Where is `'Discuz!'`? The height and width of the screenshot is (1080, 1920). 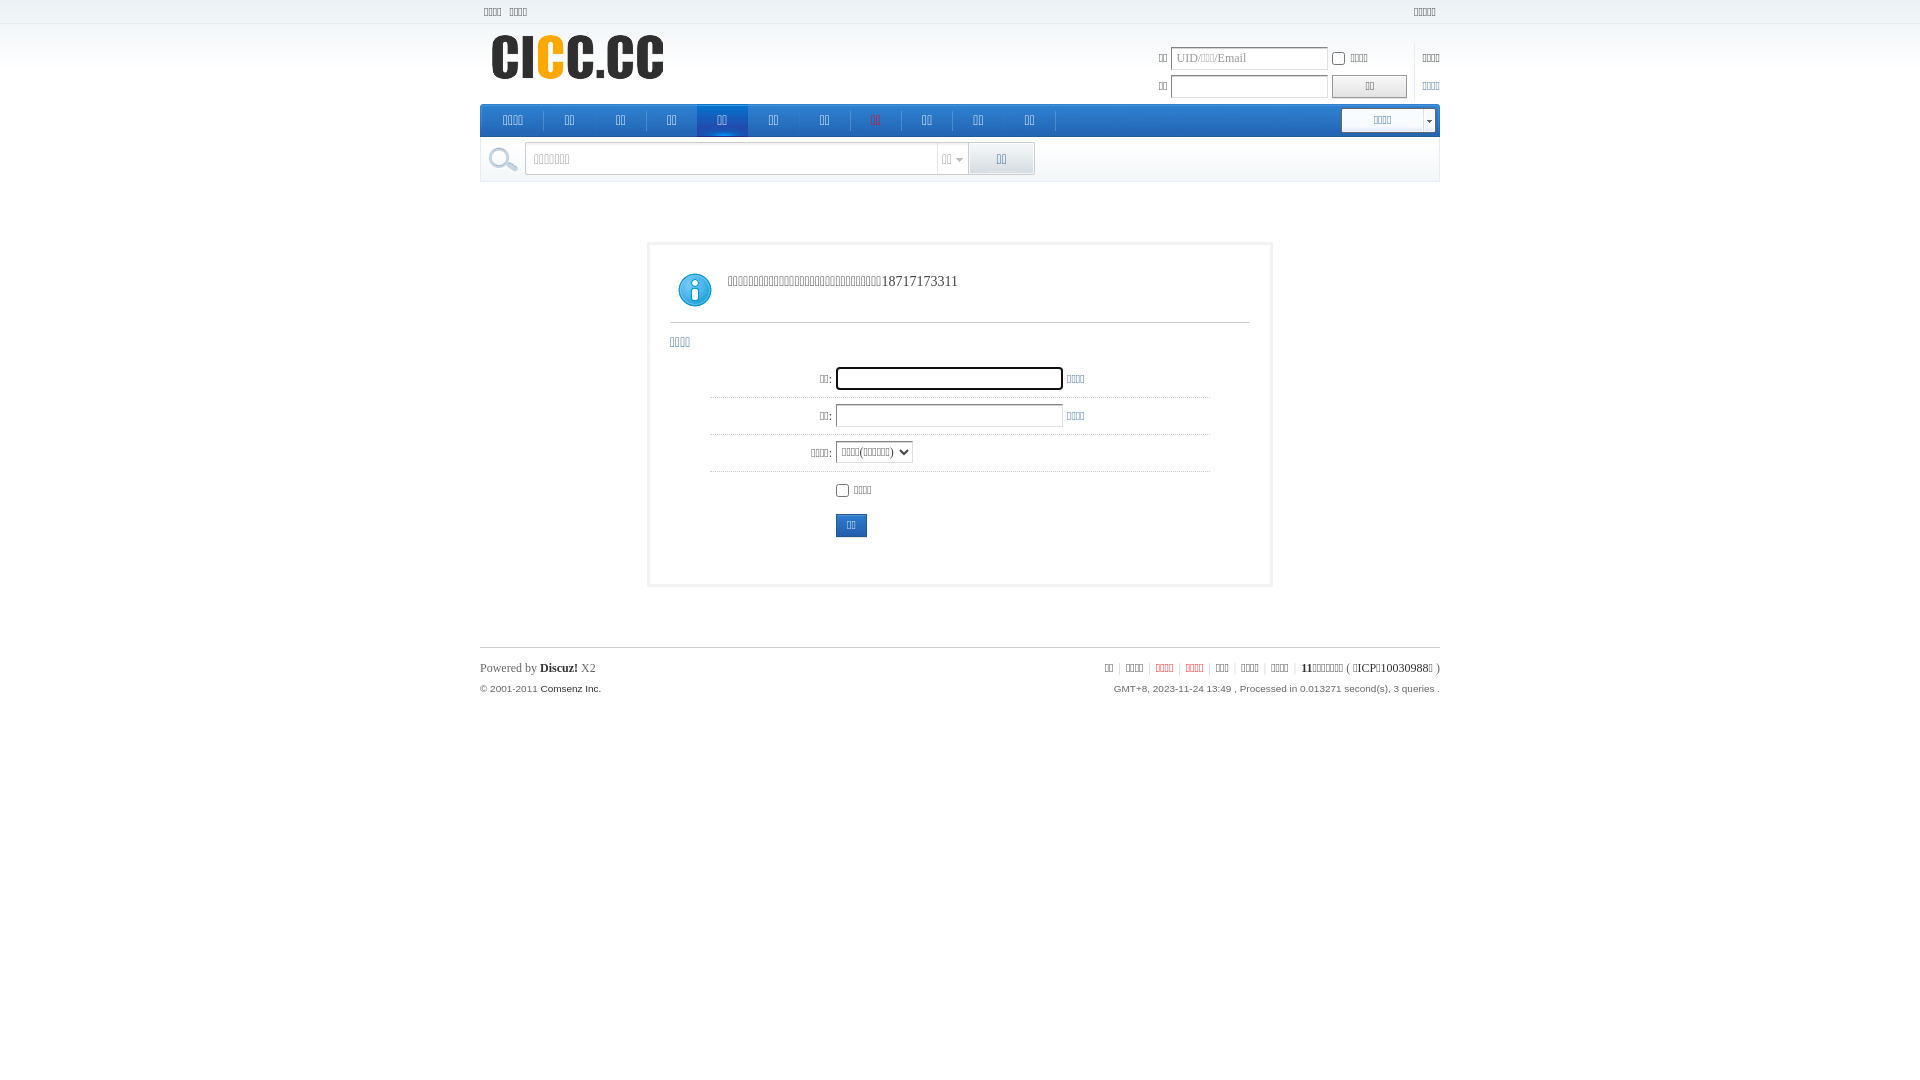 'Discuz!' is located at coordinates (558, 667).